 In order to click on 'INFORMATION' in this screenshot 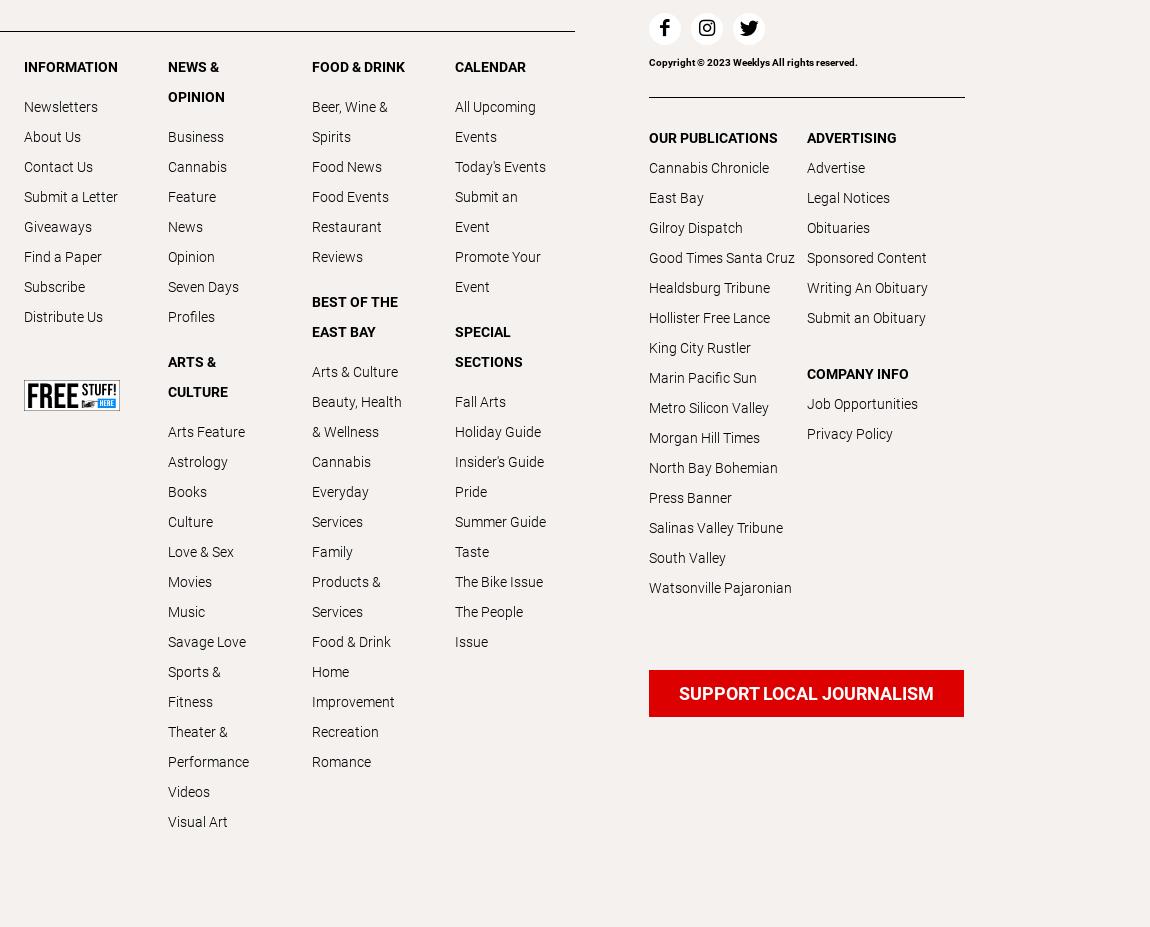, I will do `click(69, 65)`.